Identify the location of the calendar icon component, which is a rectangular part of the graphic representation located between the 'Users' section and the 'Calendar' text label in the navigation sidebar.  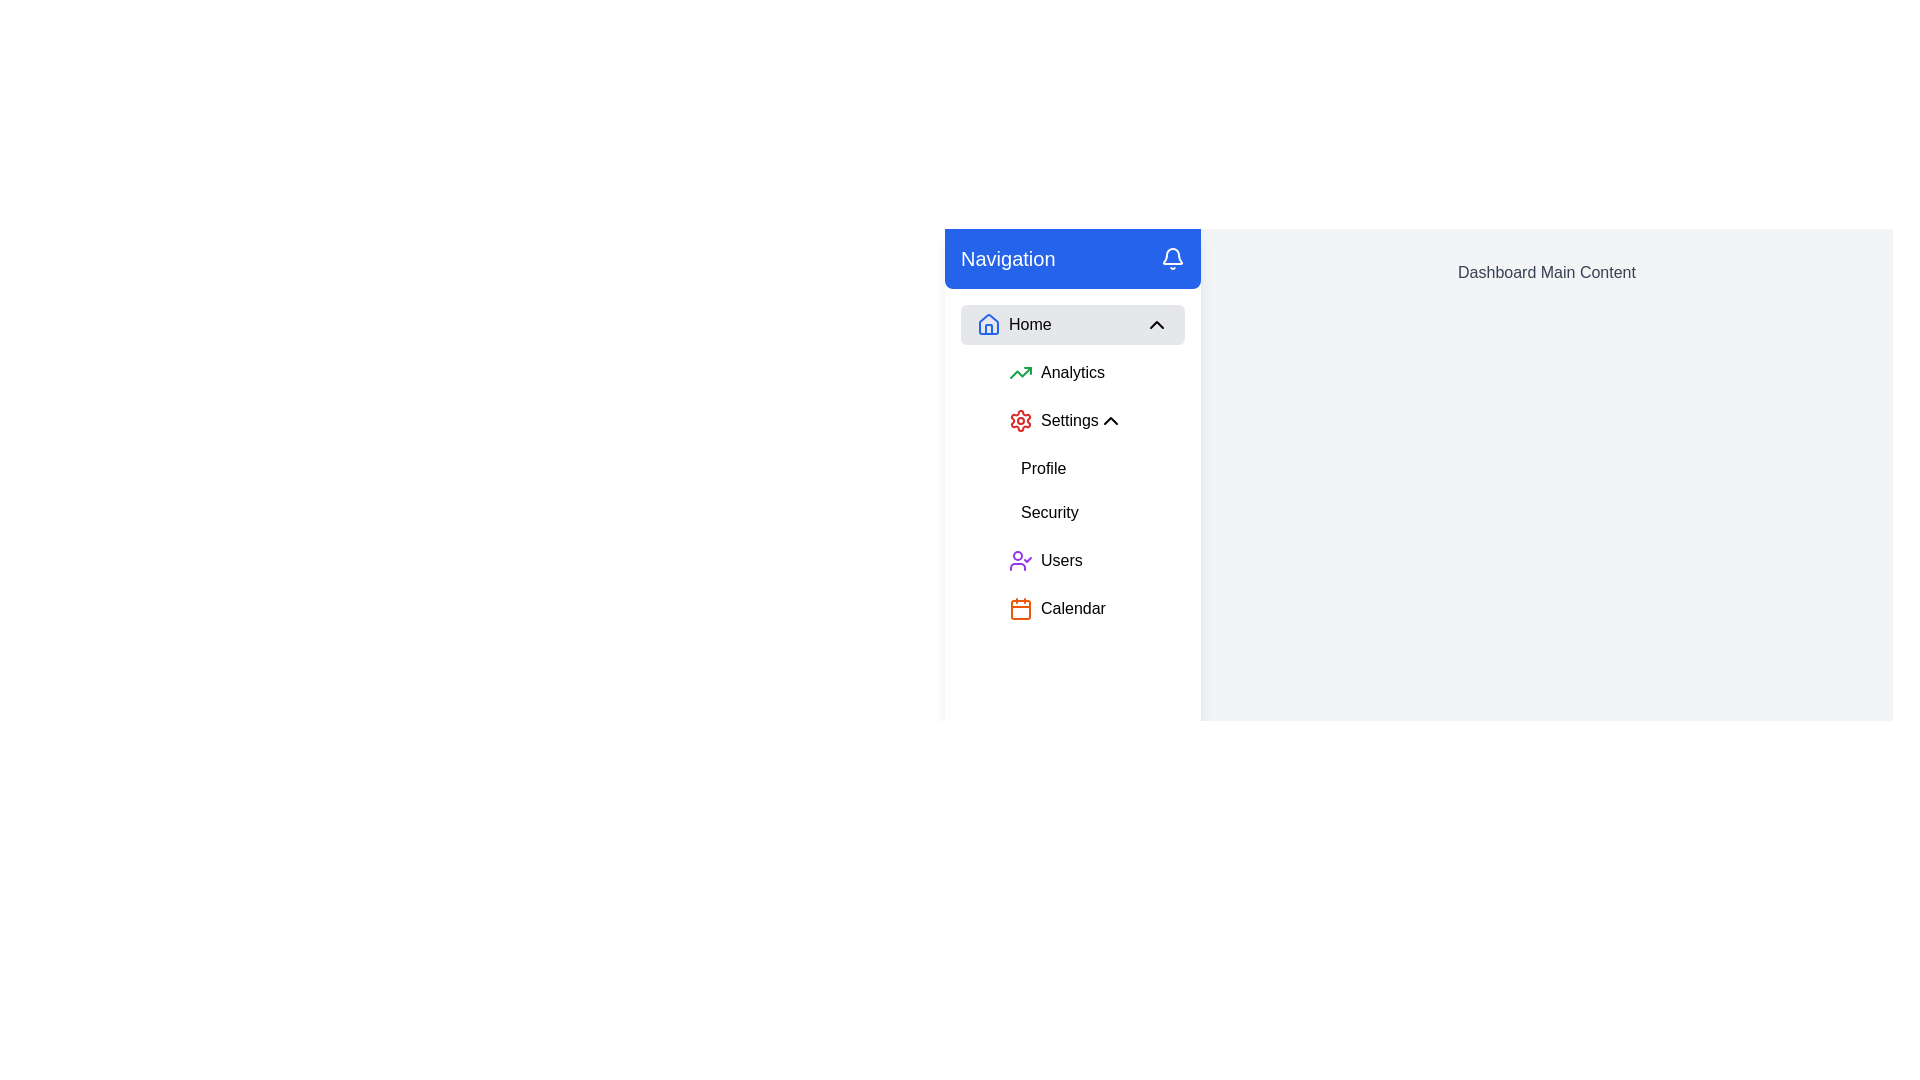
(1021, 608).